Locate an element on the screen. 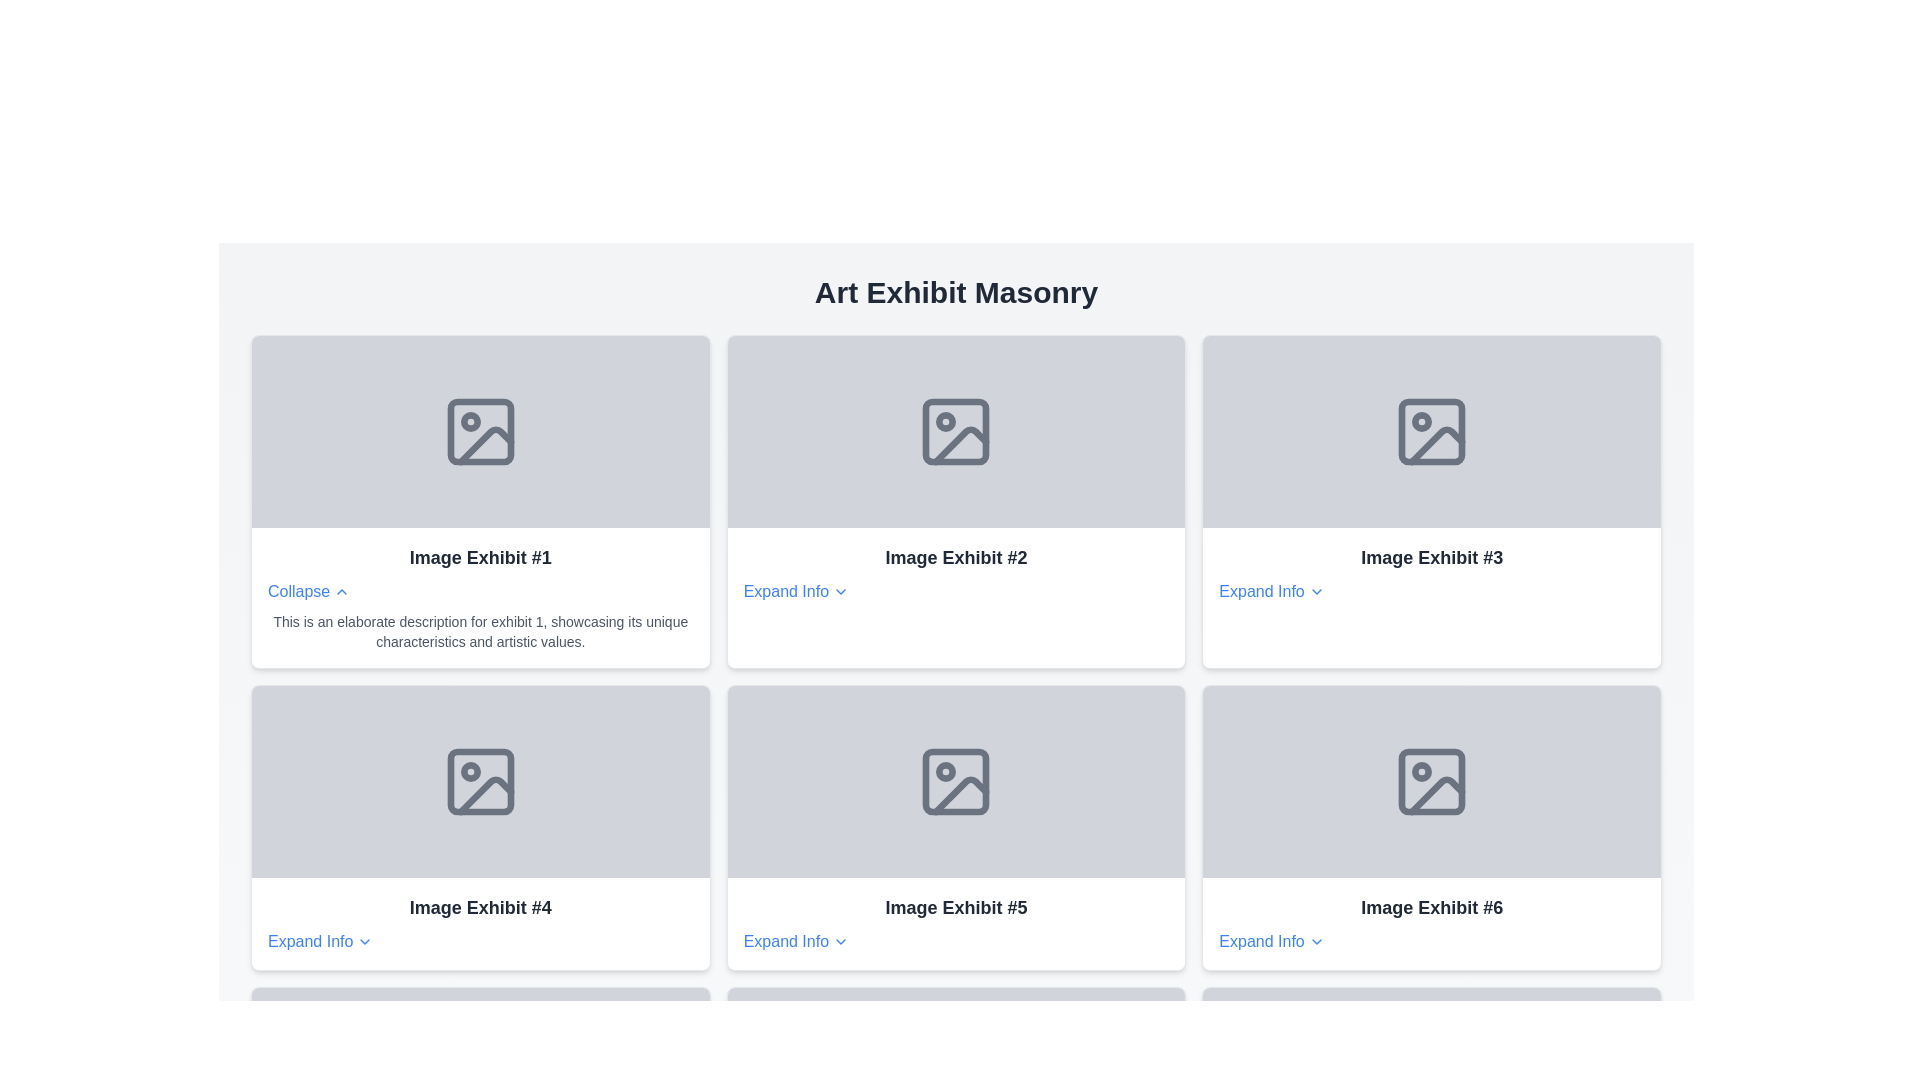  the bold text label reading 'Image Exhibit #5', which is located at the bottom-center of the fifth card in the second row of a two-row grid layout is located at coordinates (955, 907).